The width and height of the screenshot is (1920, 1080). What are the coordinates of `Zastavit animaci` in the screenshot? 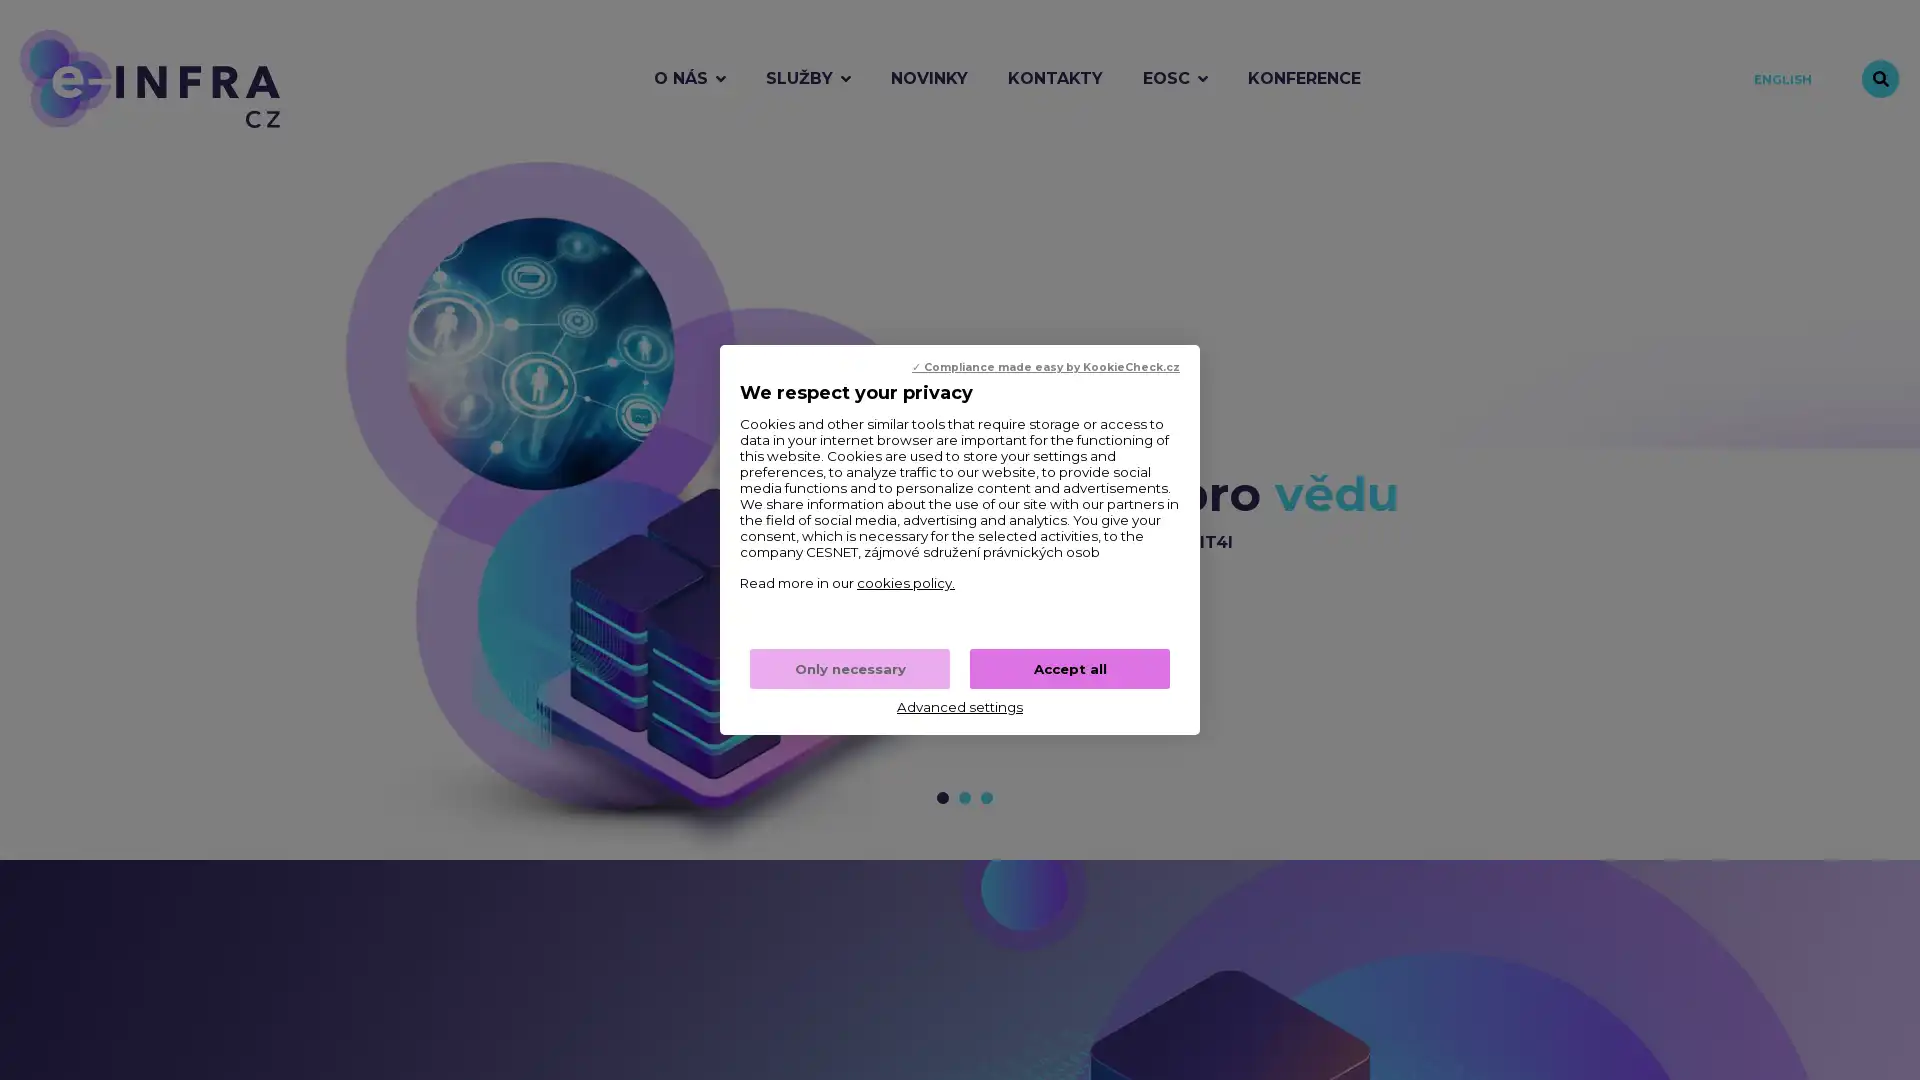 It's located at (1879, 200).